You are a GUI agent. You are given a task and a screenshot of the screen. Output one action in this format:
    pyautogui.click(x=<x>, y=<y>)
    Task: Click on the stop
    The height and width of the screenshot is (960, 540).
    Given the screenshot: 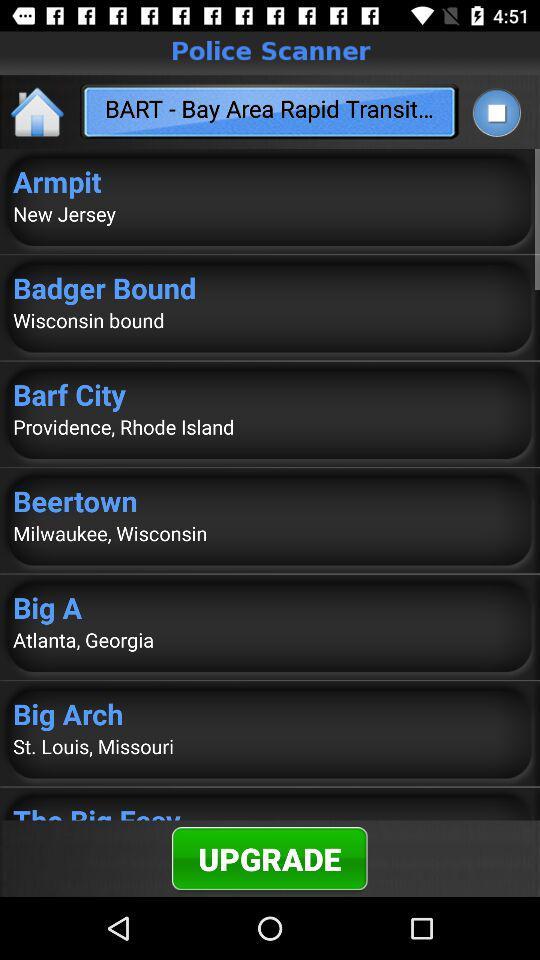 What is the action you would take?
    pyautogui.click(x=495, y=112)
    